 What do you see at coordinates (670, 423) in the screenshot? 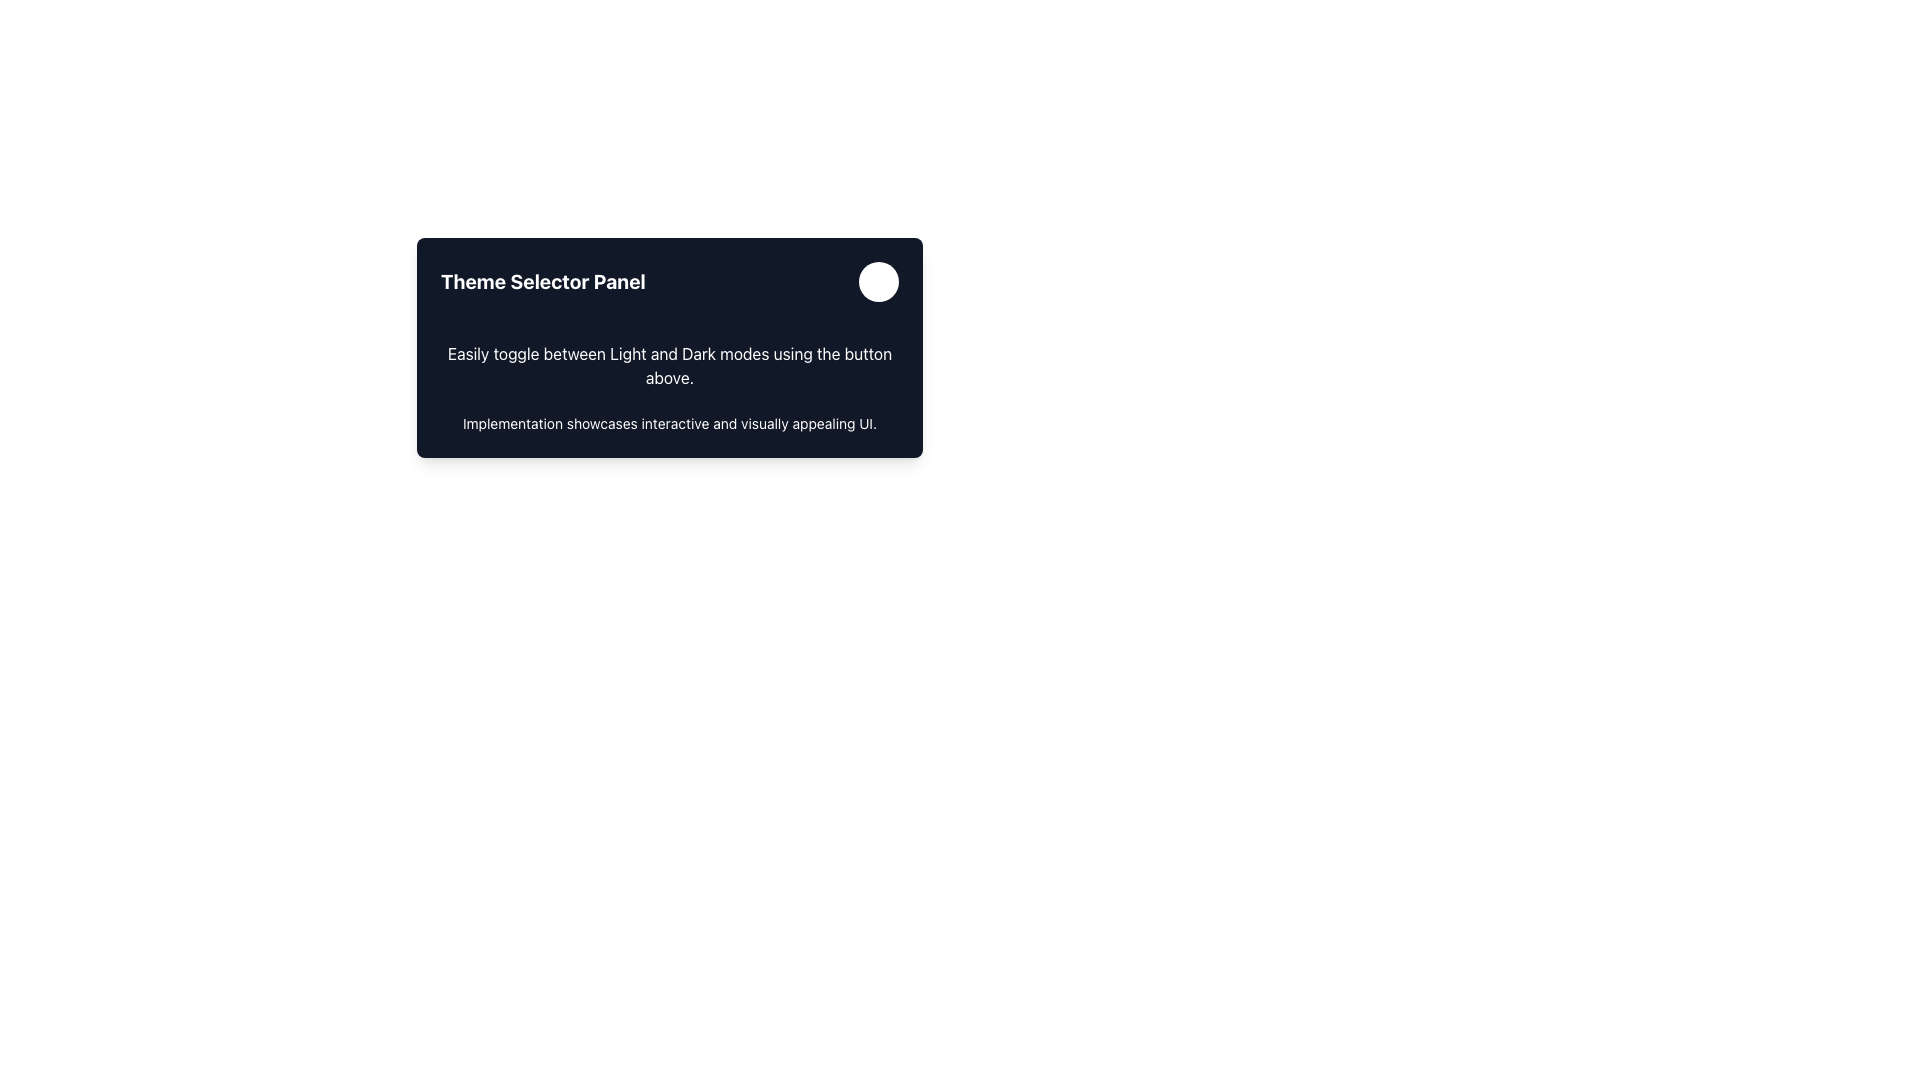
I see `the descriptive text located at the bottom of the dark-themed card-like panel, positioned below the paragraph about toggling modes` at bounding box center [670, 423].